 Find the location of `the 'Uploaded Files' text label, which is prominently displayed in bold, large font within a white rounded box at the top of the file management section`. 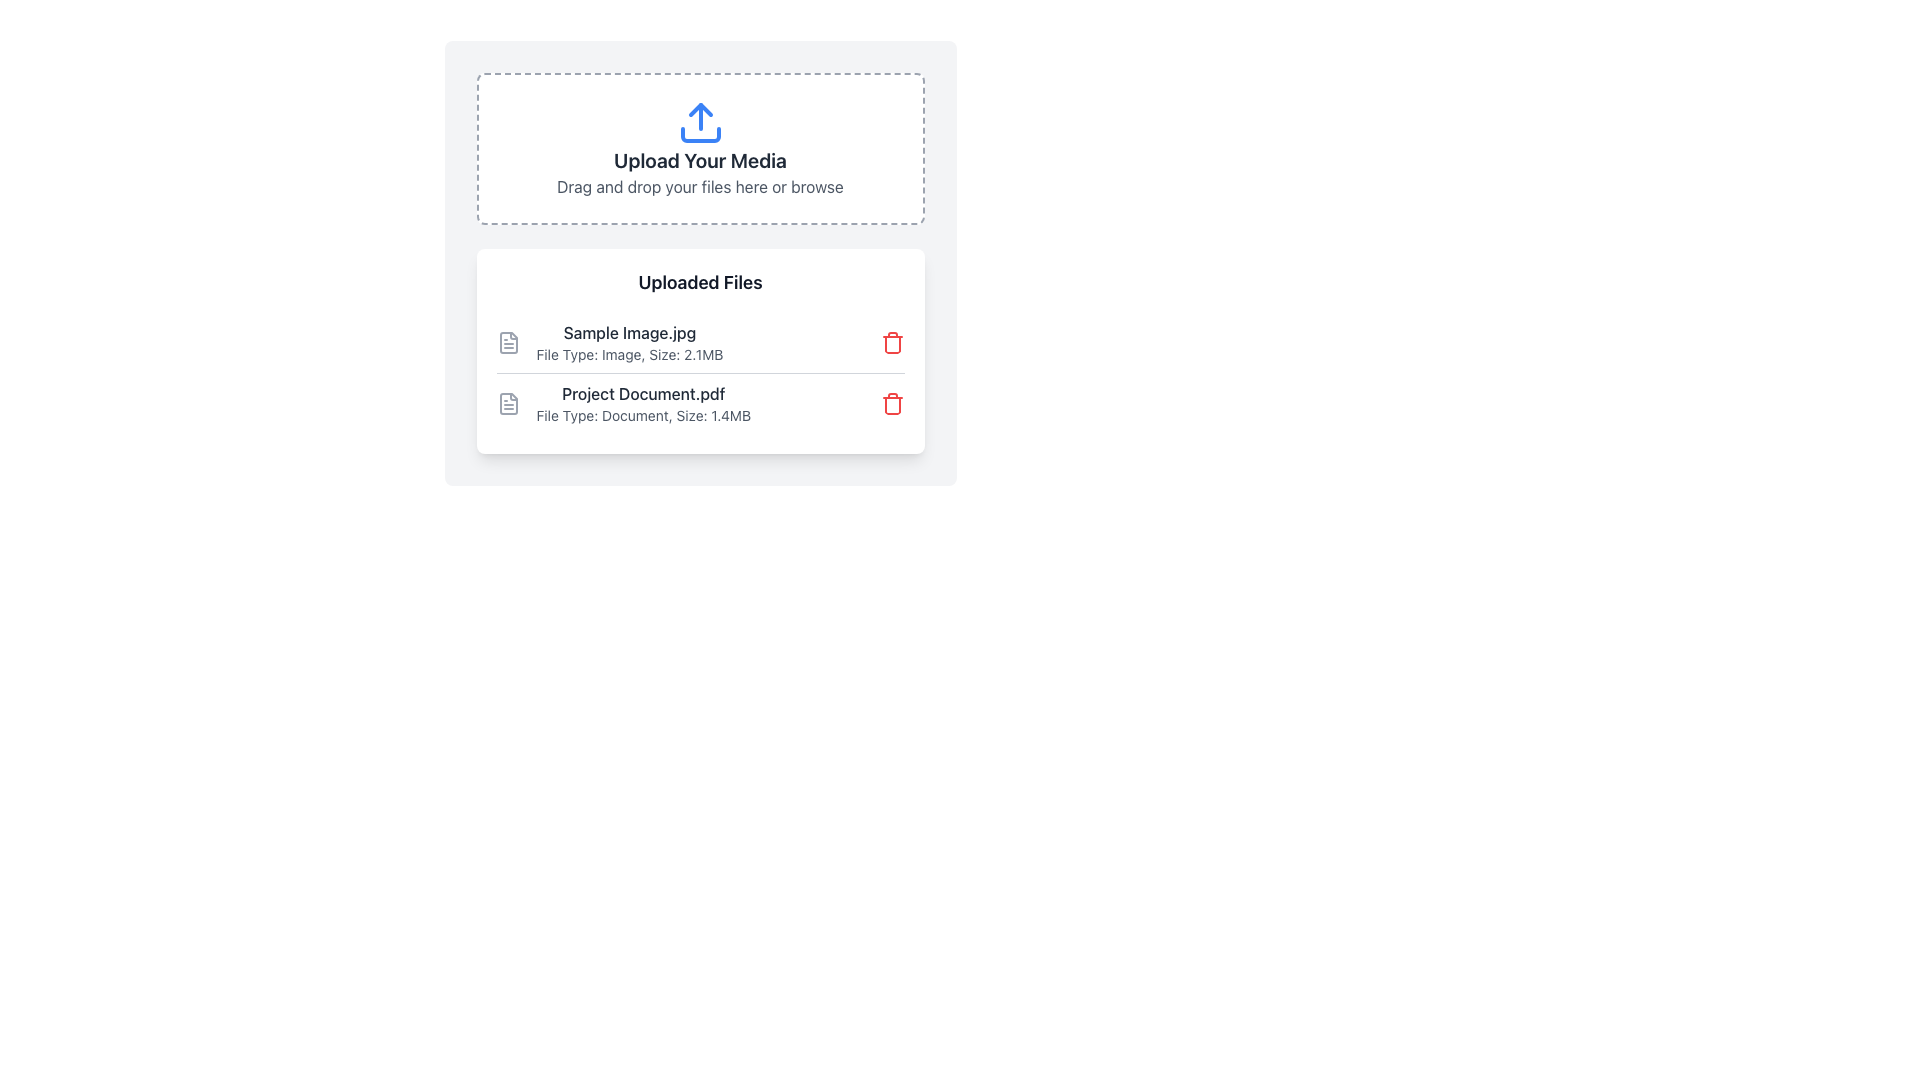

the 'Uploaded Files' text label, which is prominently displayed in bold, large font within a white rounded box at the top of the file management section is located at coordinates (700, 282).